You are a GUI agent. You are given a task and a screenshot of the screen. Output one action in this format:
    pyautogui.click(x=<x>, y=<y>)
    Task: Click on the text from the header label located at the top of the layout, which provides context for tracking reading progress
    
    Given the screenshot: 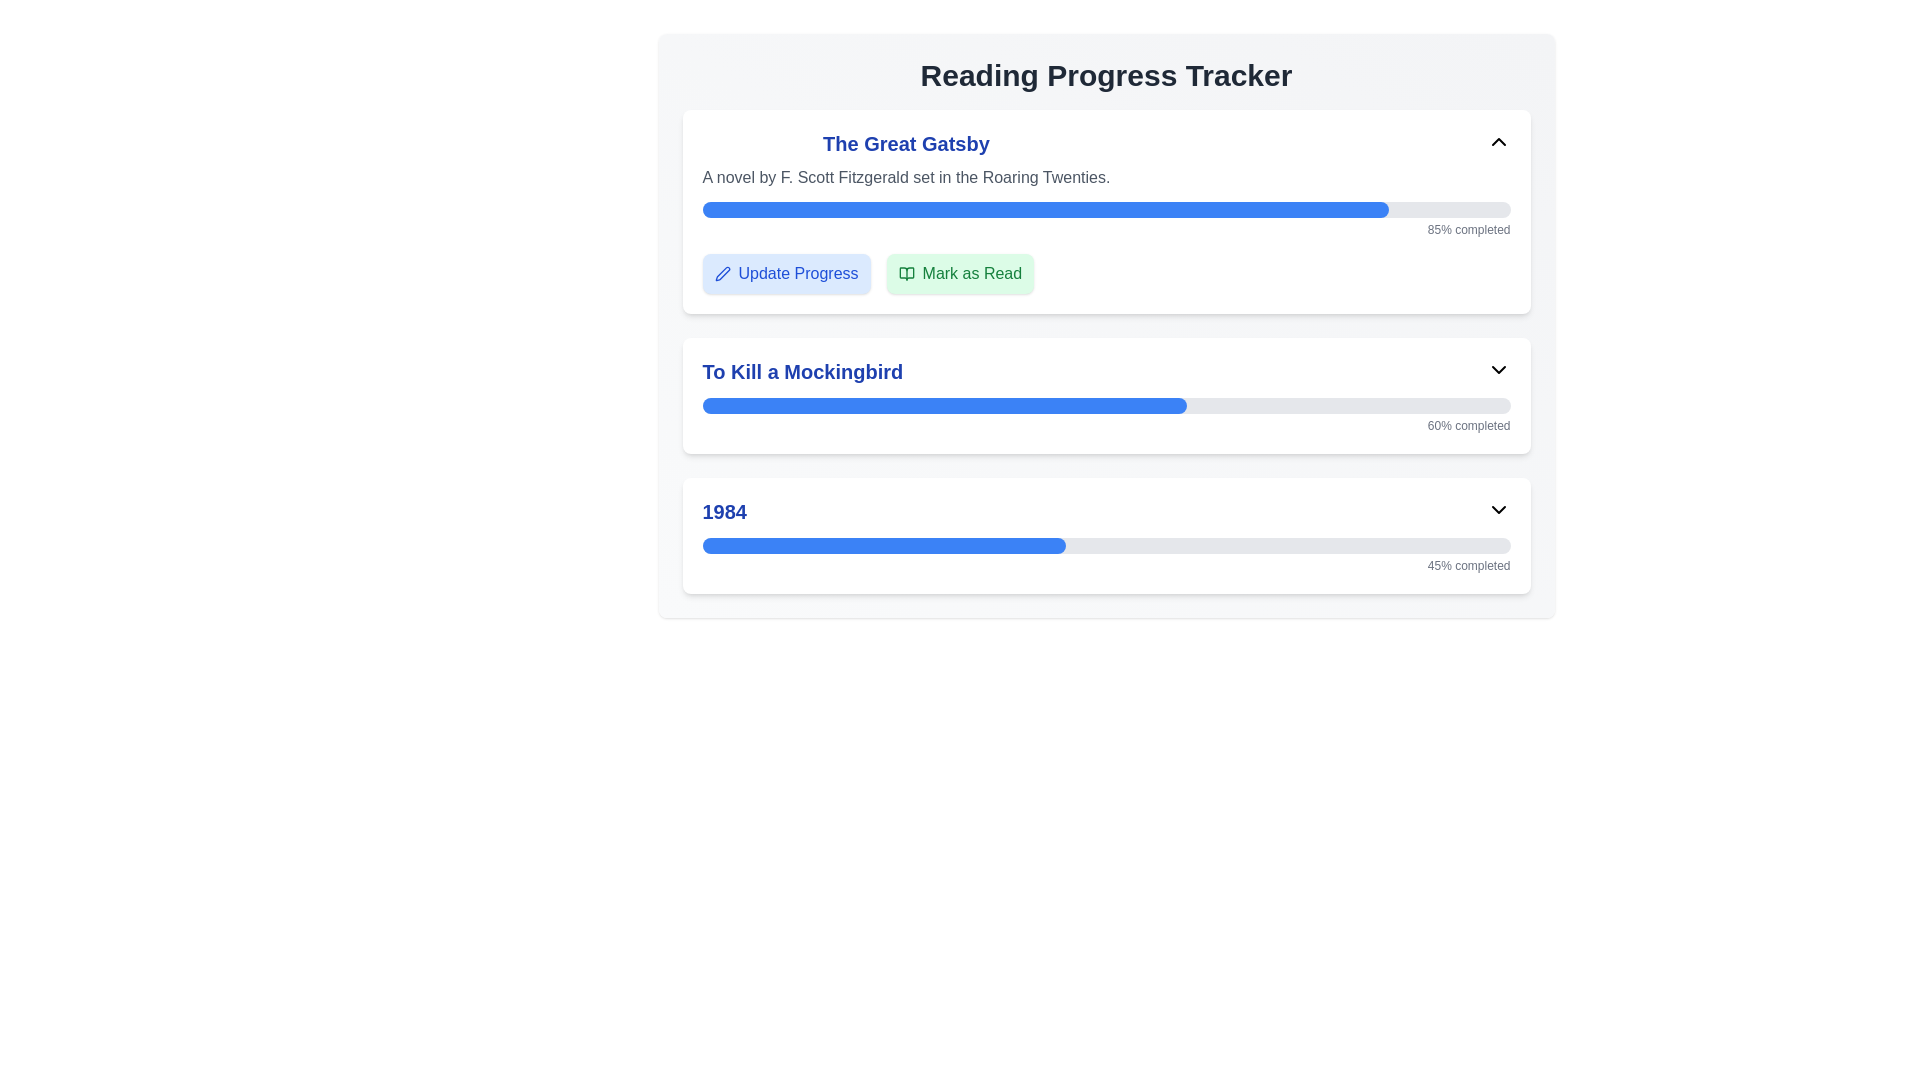 What is the action you would take?
    pyautogui.click(x=1105, y=75)
    